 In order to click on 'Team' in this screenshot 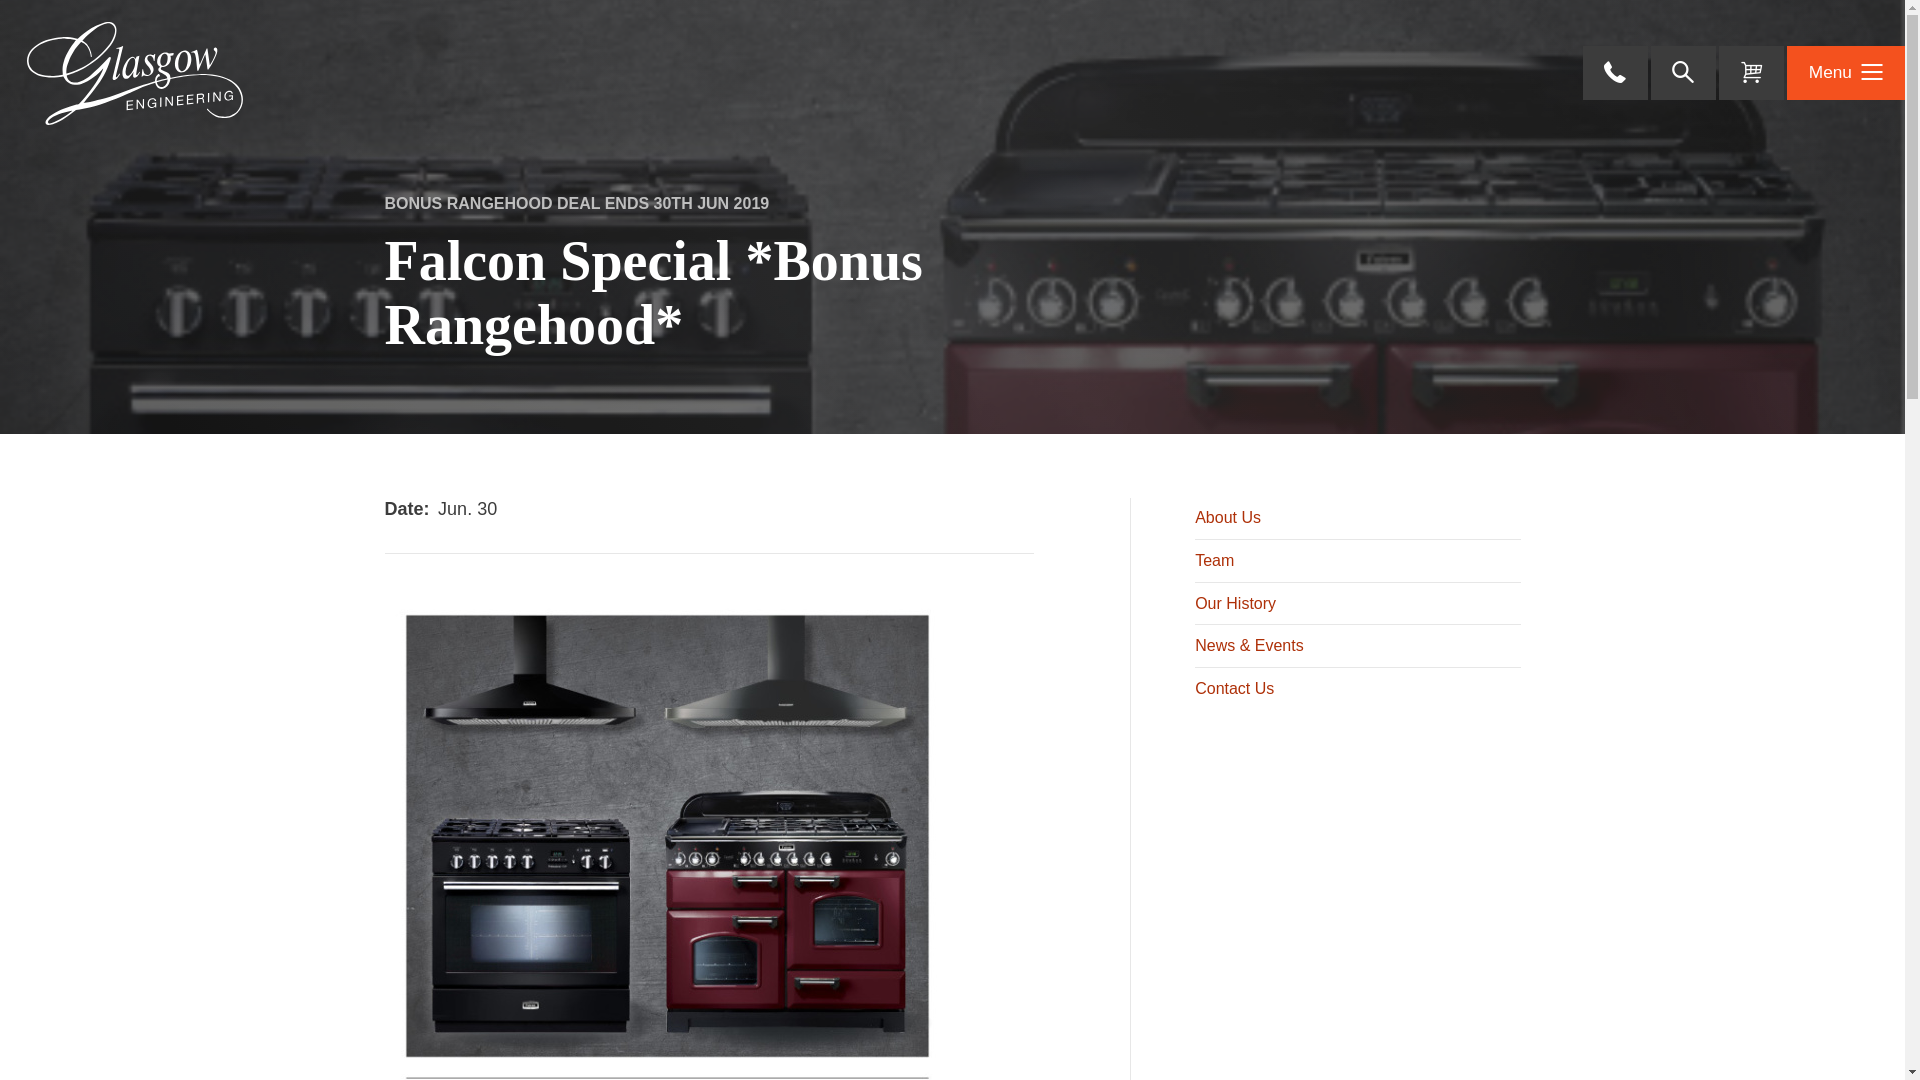, I will do `click(1357, 560)`.